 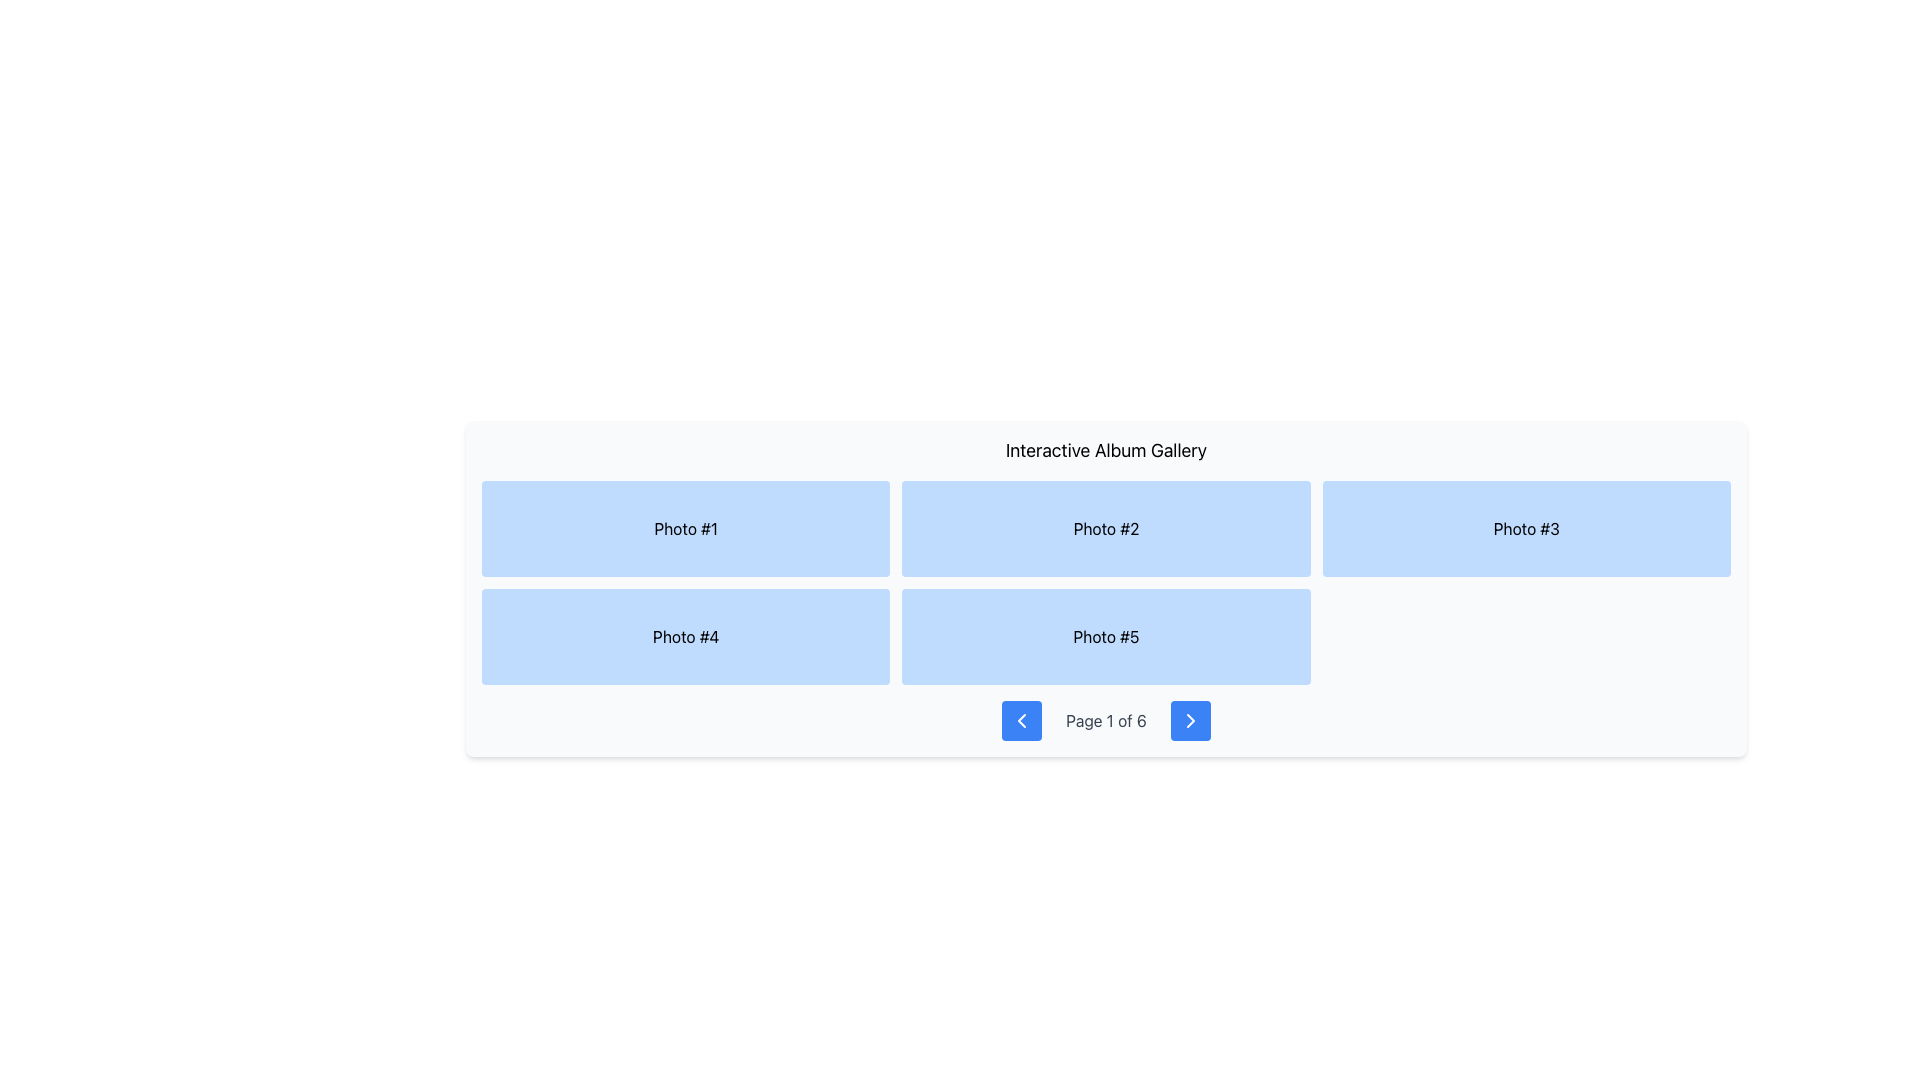 What do you see at coordinates (1525, 527) in the screenshot?
I see `the static display box for 'Photo #3', which is the third item in the grid layout at the far-right position in the top row` at bounding box center [1525, 527].